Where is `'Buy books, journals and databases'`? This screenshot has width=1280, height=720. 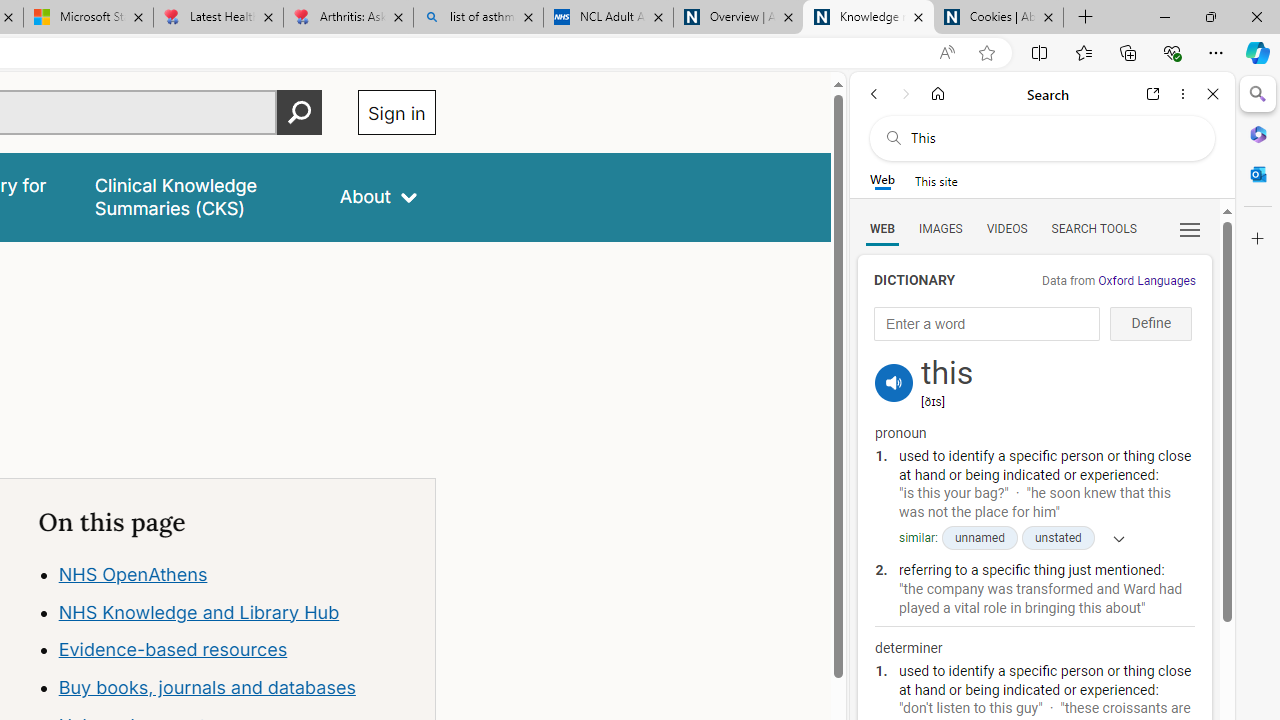 'Buy books, journals and databases' is located at coordinates (206, 686).